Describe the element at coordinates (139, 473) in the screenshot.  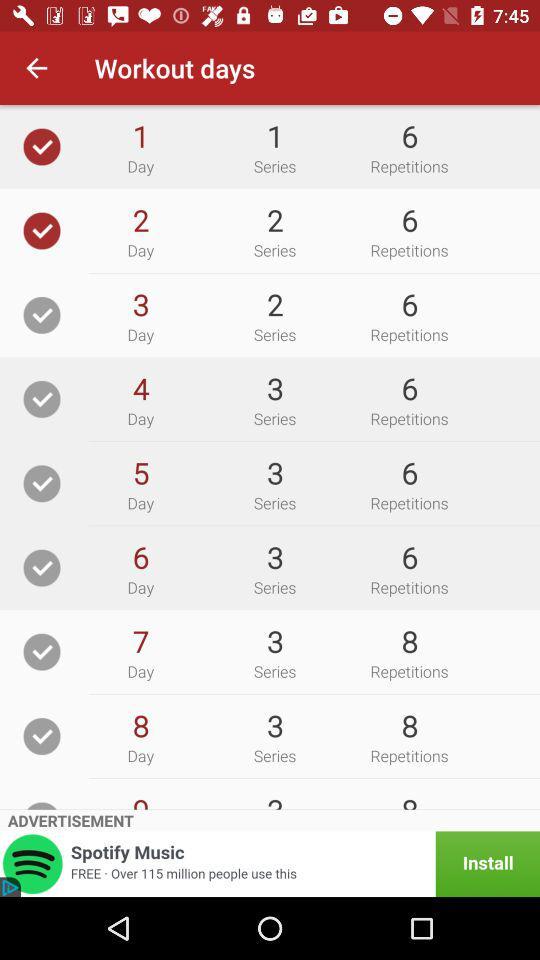
I see `the 5 icon` at that location.